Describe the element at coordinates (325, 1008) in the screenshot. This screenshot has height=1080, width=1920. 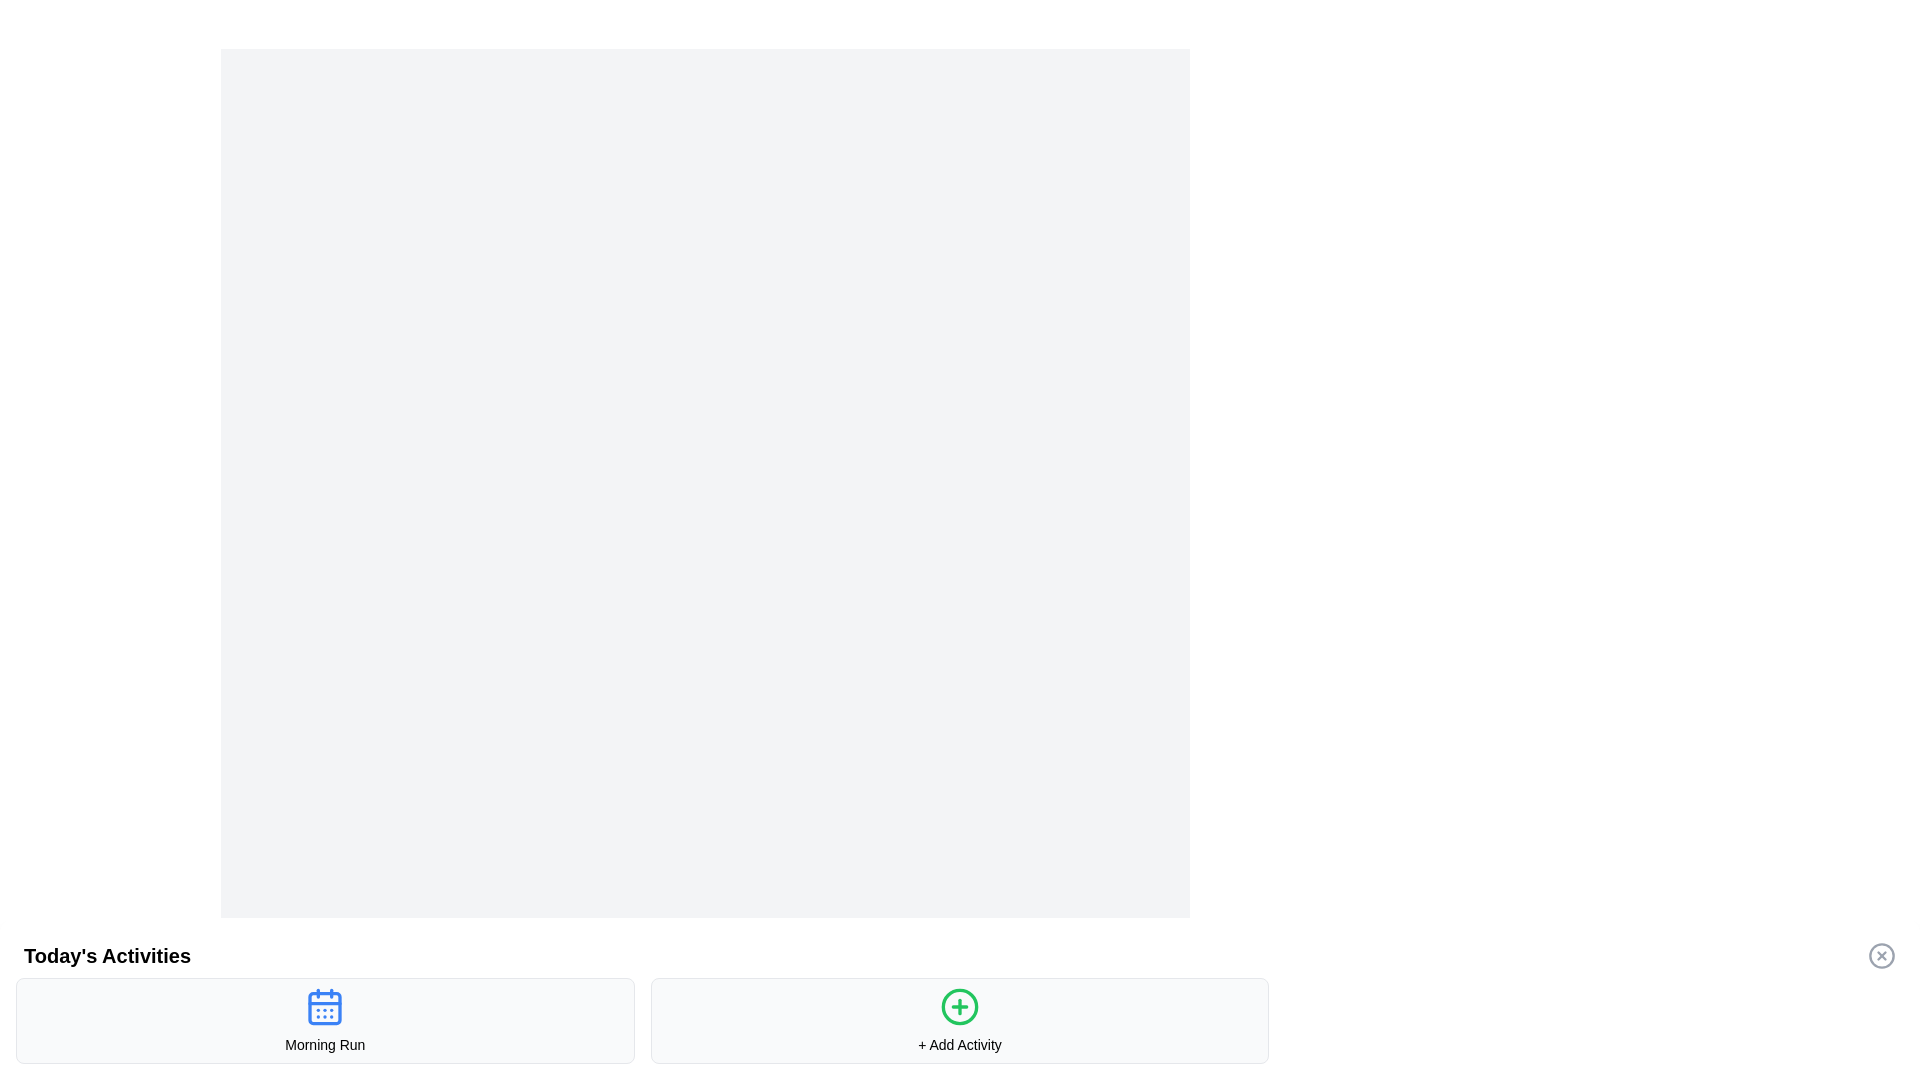
I see `the decorative rounded rectangle shape inside the calendar icon associated with 'Morning Run' in the 'Today's Activities' section` at that location.